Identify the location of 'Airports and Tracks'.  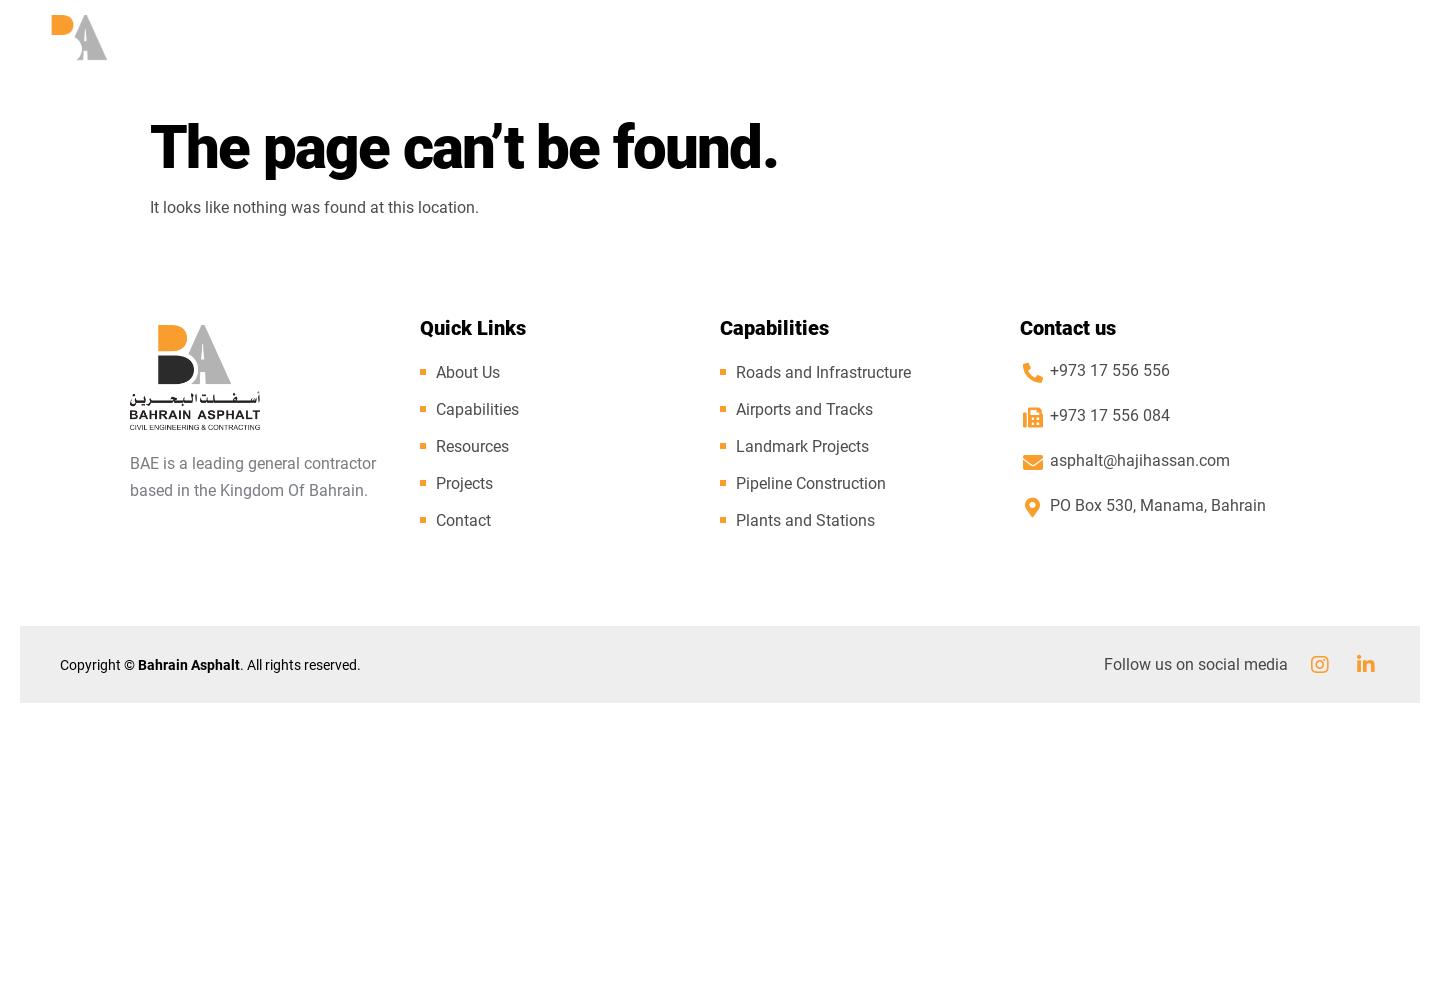
(804, 409).